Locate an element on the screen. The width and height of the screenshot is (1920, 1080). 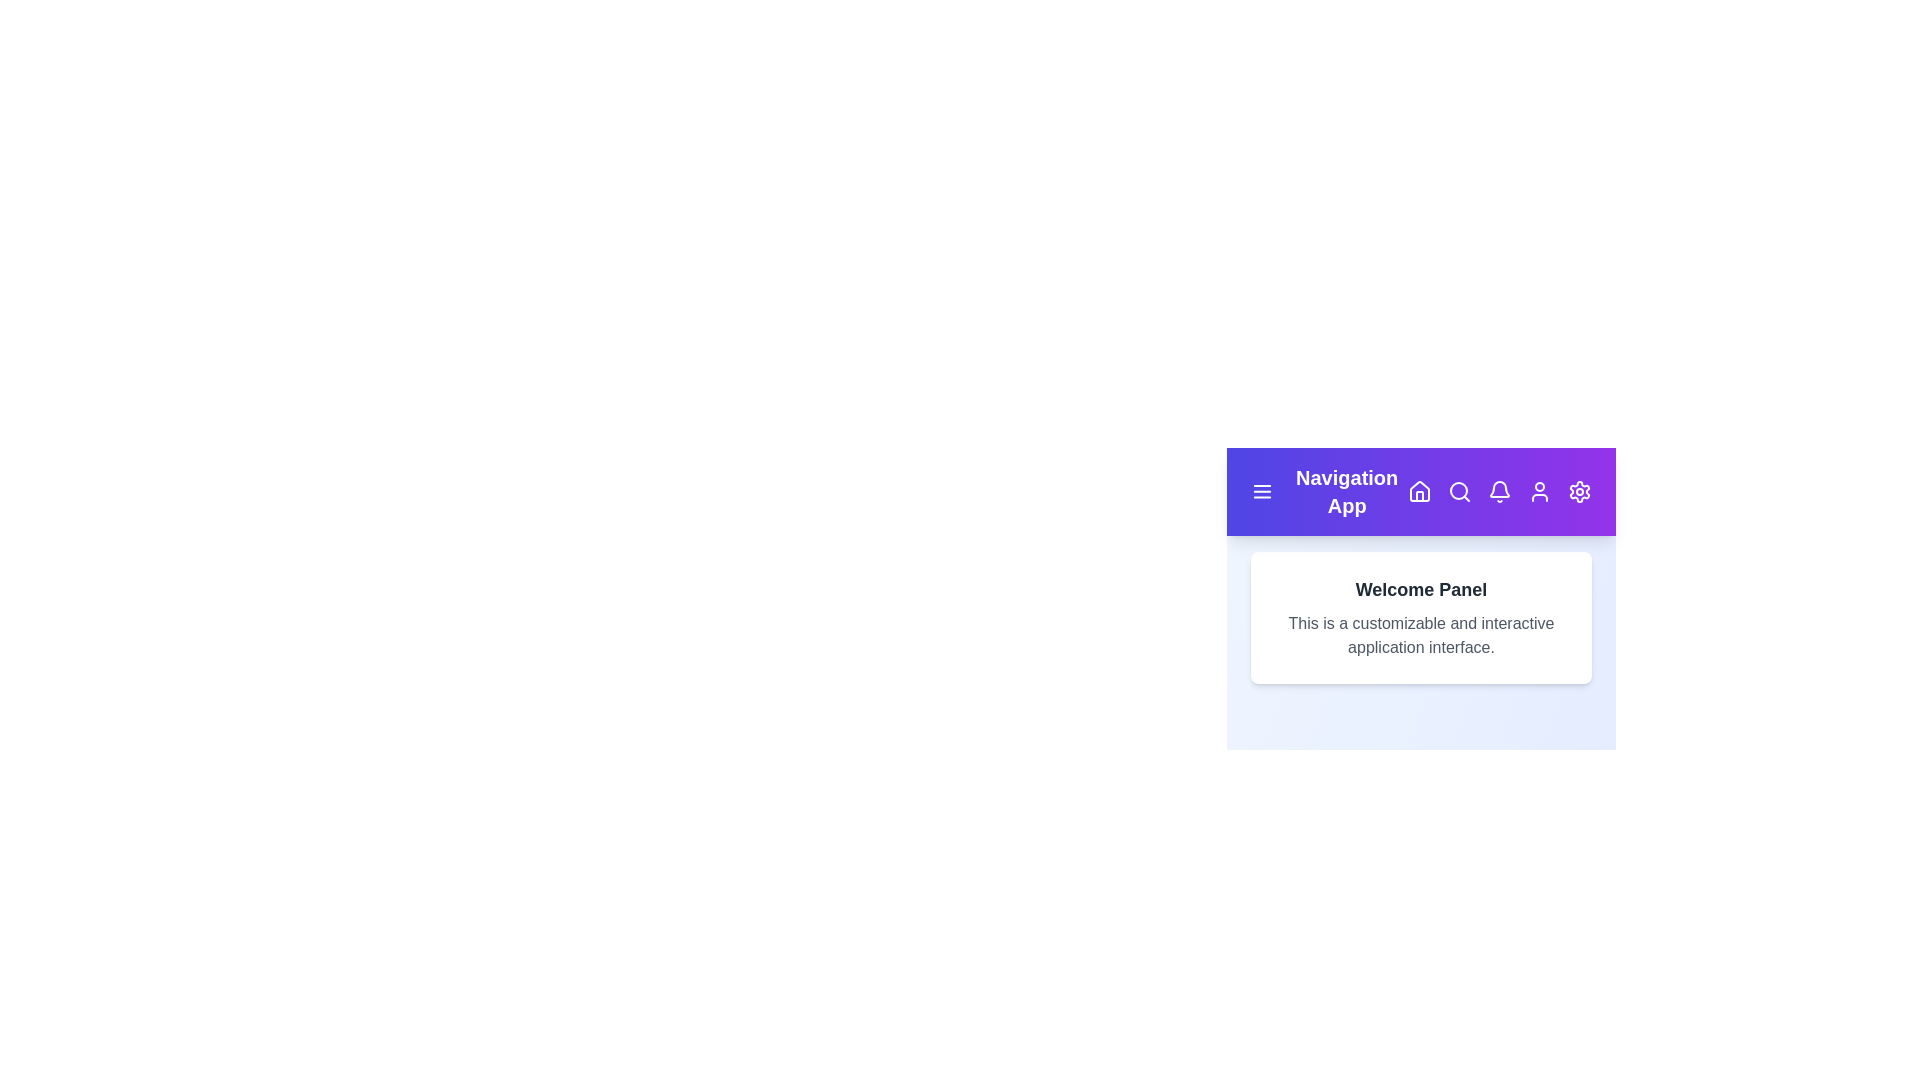
the Settings icon in the navigation bar to navigate to its respective section is located at coordinates (1578, 492).